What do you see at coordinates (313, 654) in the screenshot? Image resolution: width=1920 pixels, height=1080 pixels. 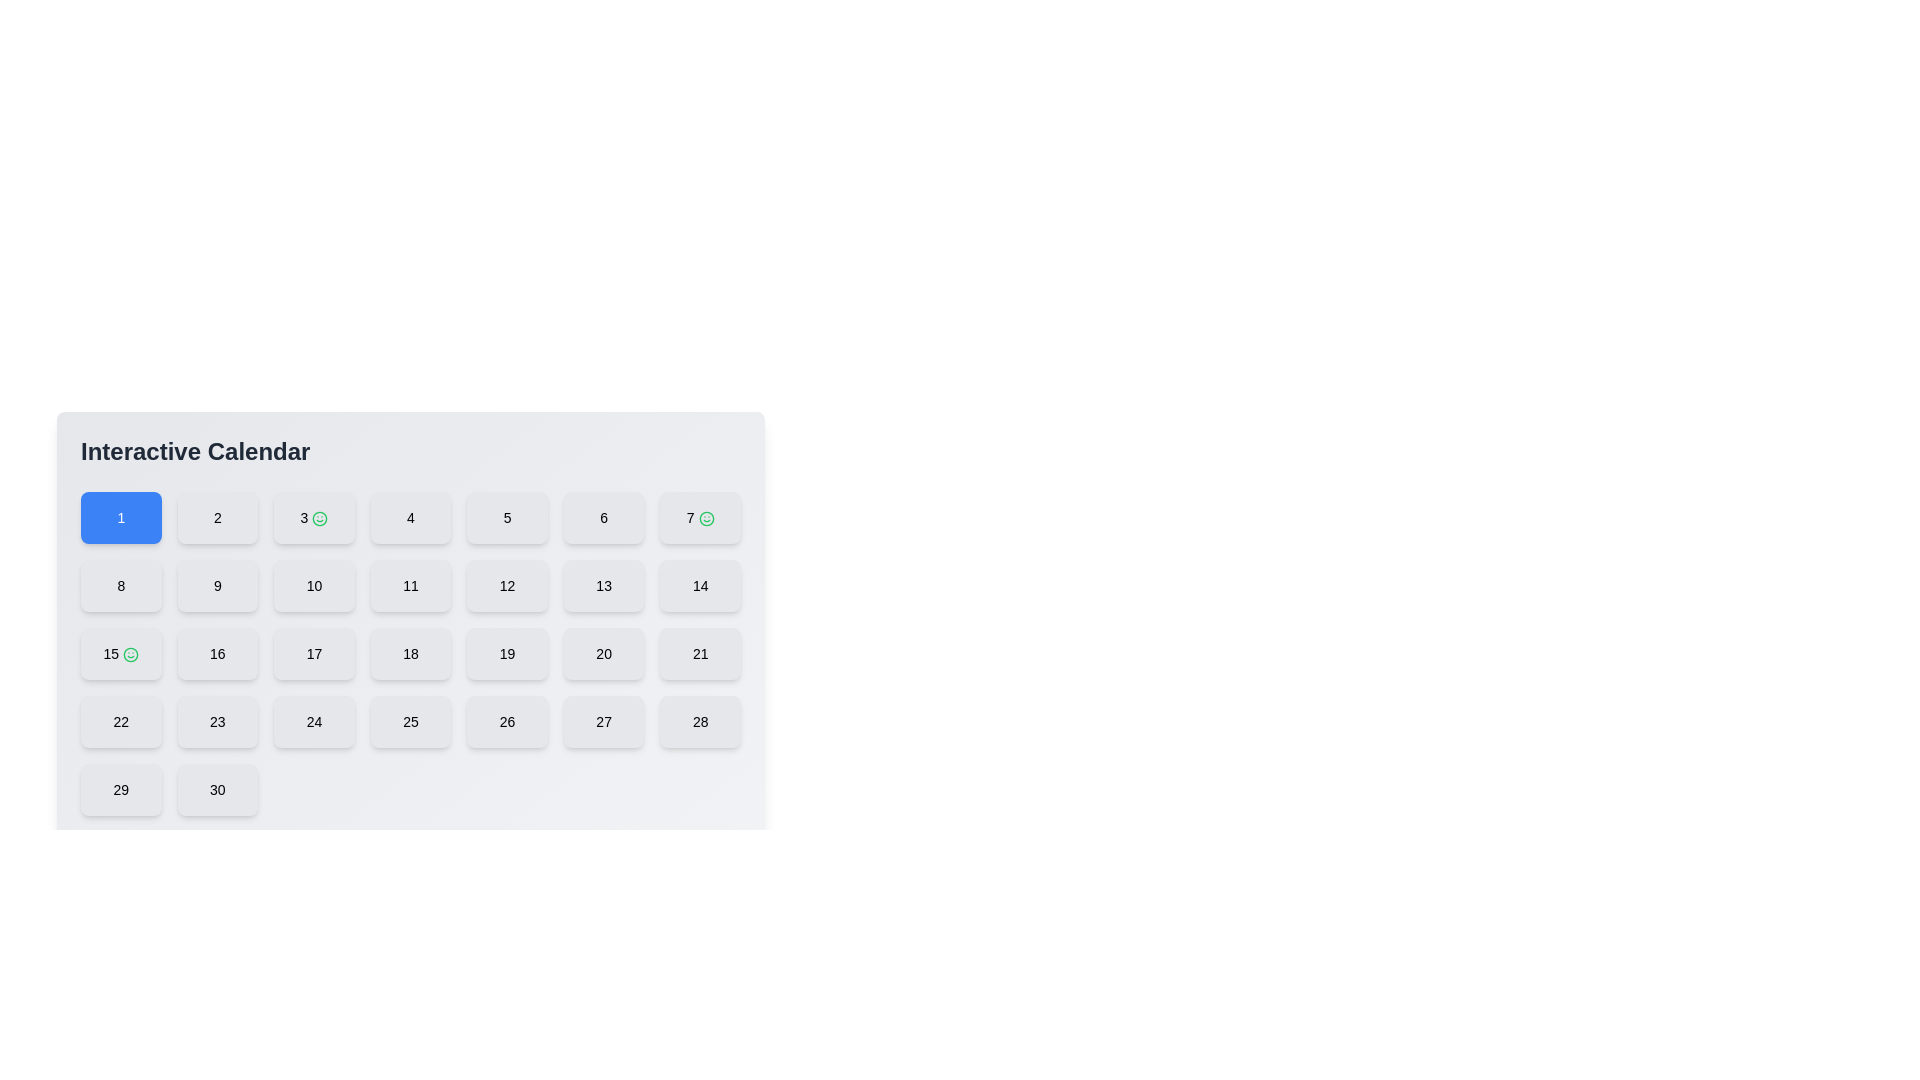 I see `the button labeled '17' in the calendar grid` at bounding box center [313, 654].